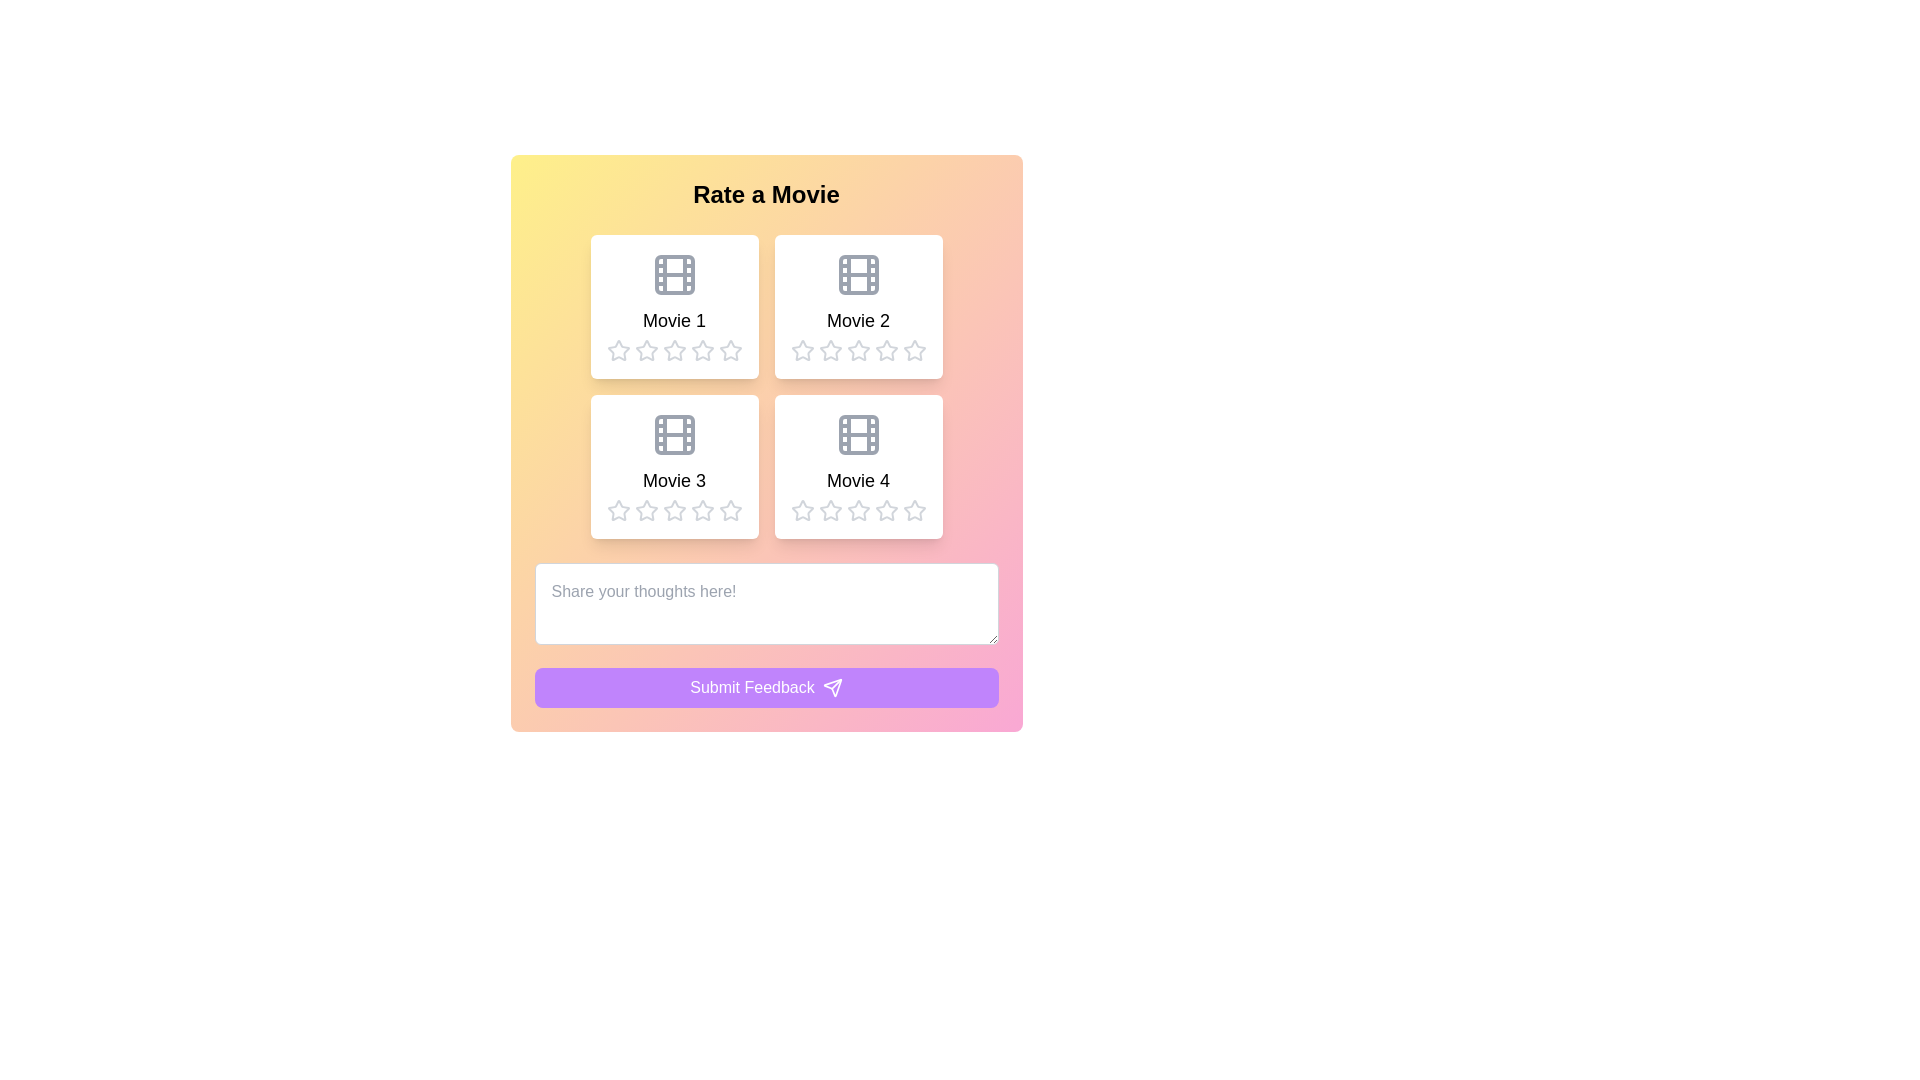 The image size is (1920, 1080). What do you see at coordinates (858, 434) in the screenshot?
I see `the decorative graphic element located in the fourth card (Movie 4) of the bottom-right side of the movie rating grid, which is part of a 2x2 grid layout` at bounding box center [858, 434].